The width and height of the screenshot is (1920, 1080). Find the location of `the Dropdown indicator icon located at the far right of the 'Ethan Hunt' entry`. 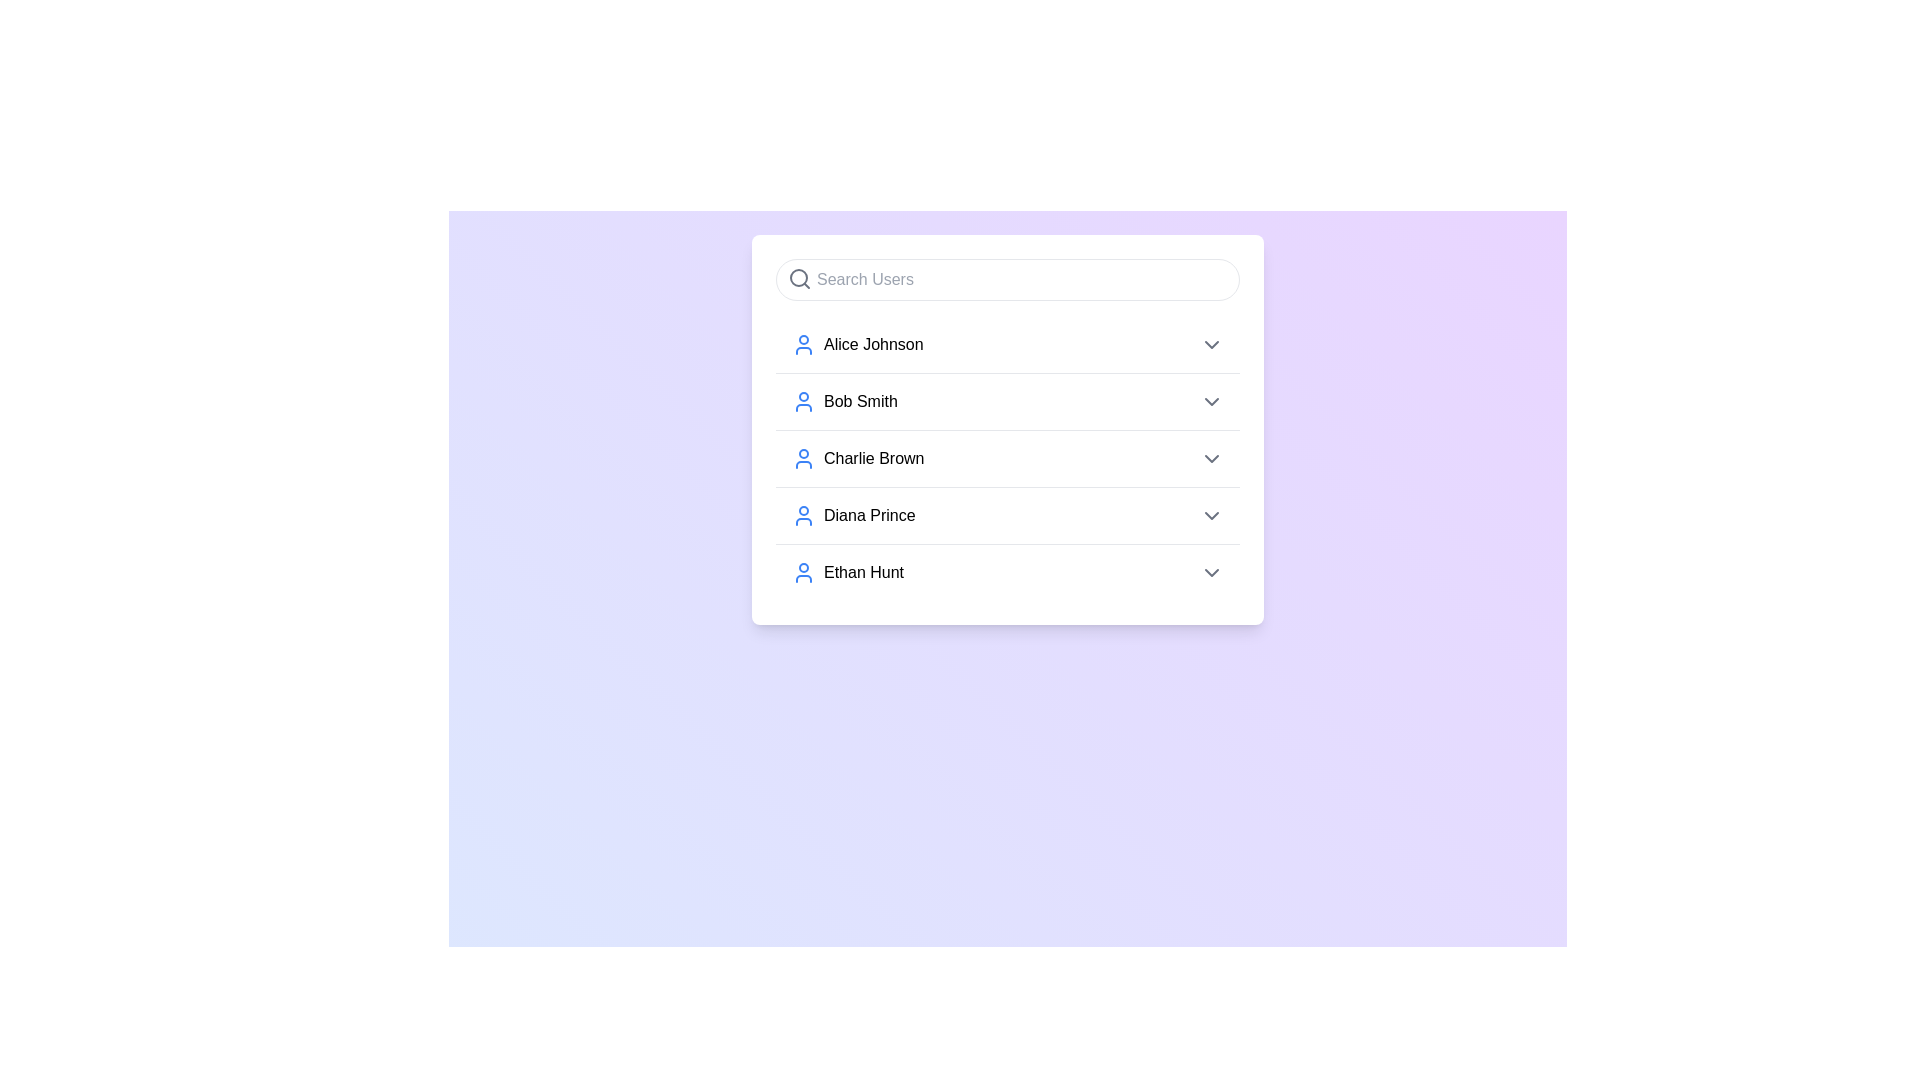

the Dropdown indicator icon located at the far right of the 'Ethan Hunt' entry is located at coordinates (1210, 573).